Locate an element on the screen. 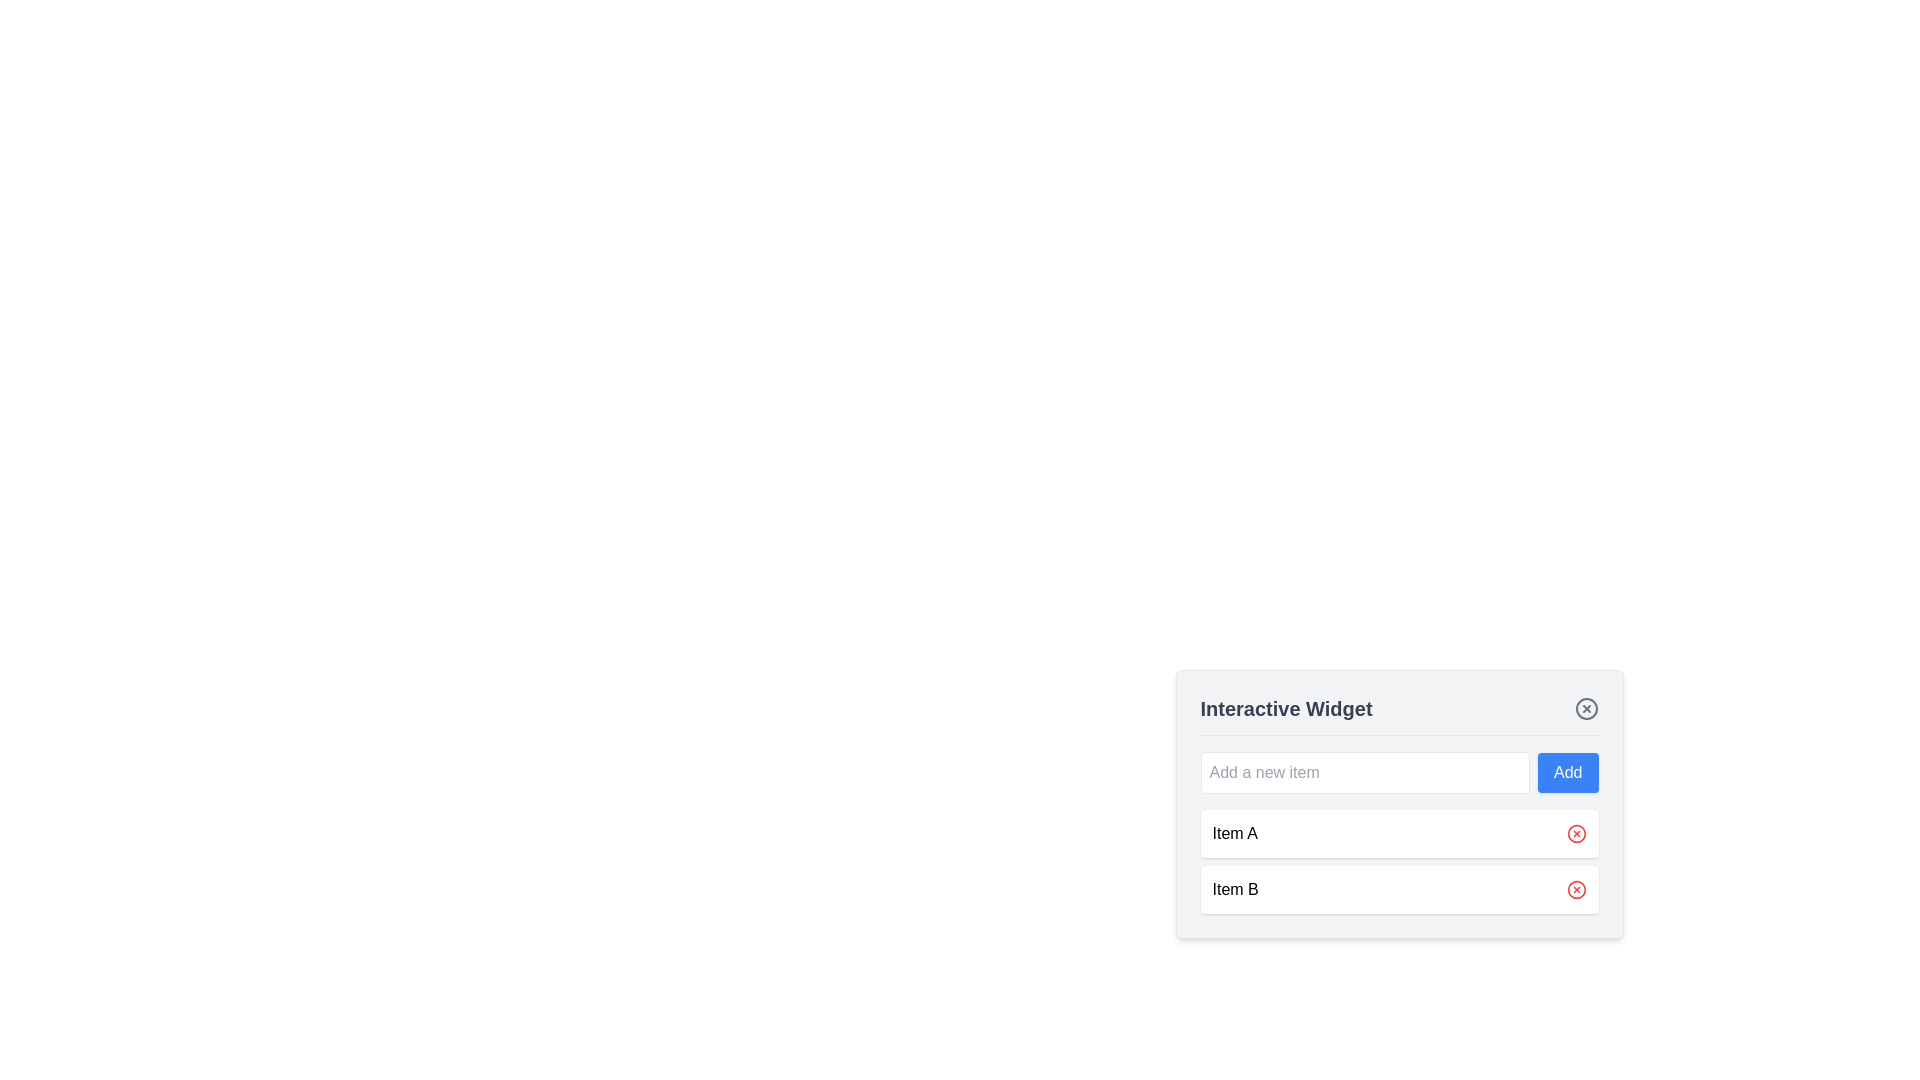 This screenshot has height=1080, width=1920. the text input field within the composite component containing a button labeled 'Add' located in the 'Interactive Widget' section is located at coordinates (1398, 771).